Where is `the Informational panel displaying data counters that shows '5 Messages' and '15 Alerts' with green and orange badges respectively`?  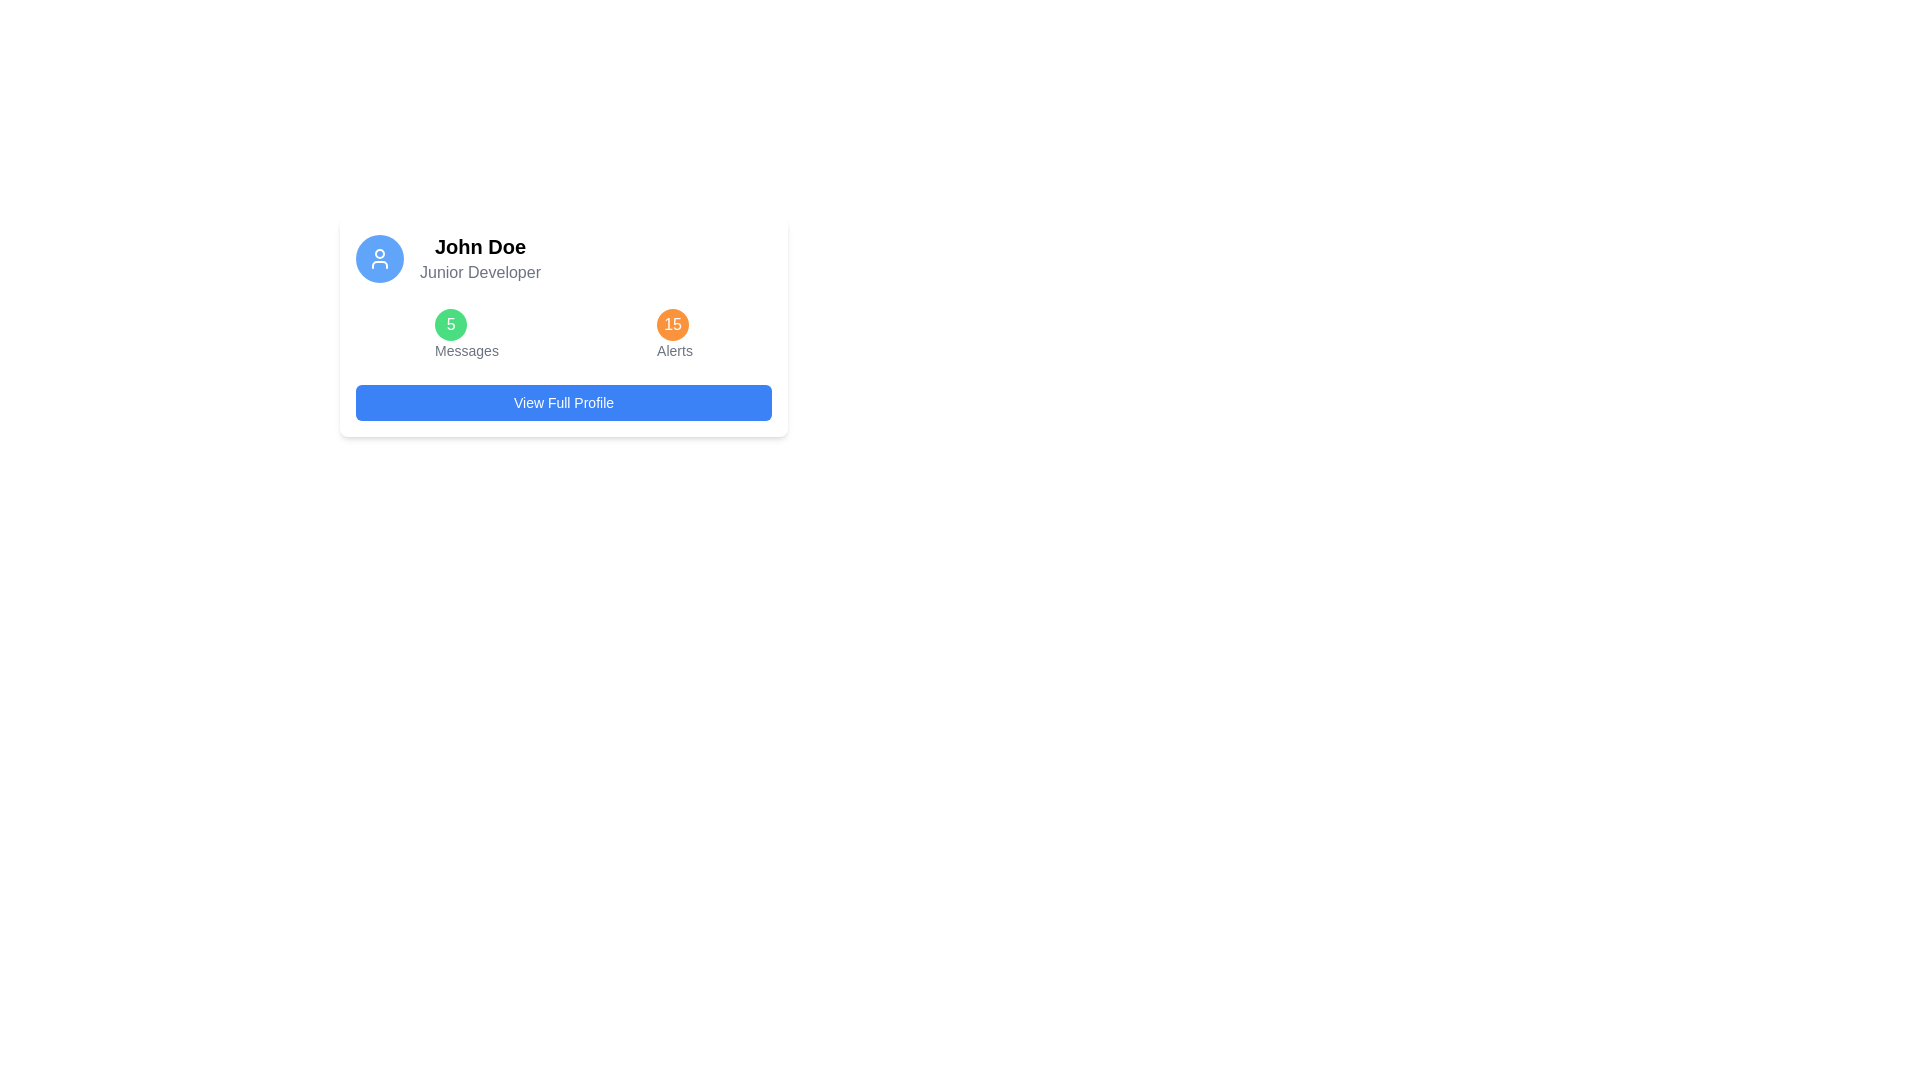 the Informational panel displaying data counters that shows '5 Messages' and '15 Alerts' with green and orange badges respectively is located at coordinates (563, 334).